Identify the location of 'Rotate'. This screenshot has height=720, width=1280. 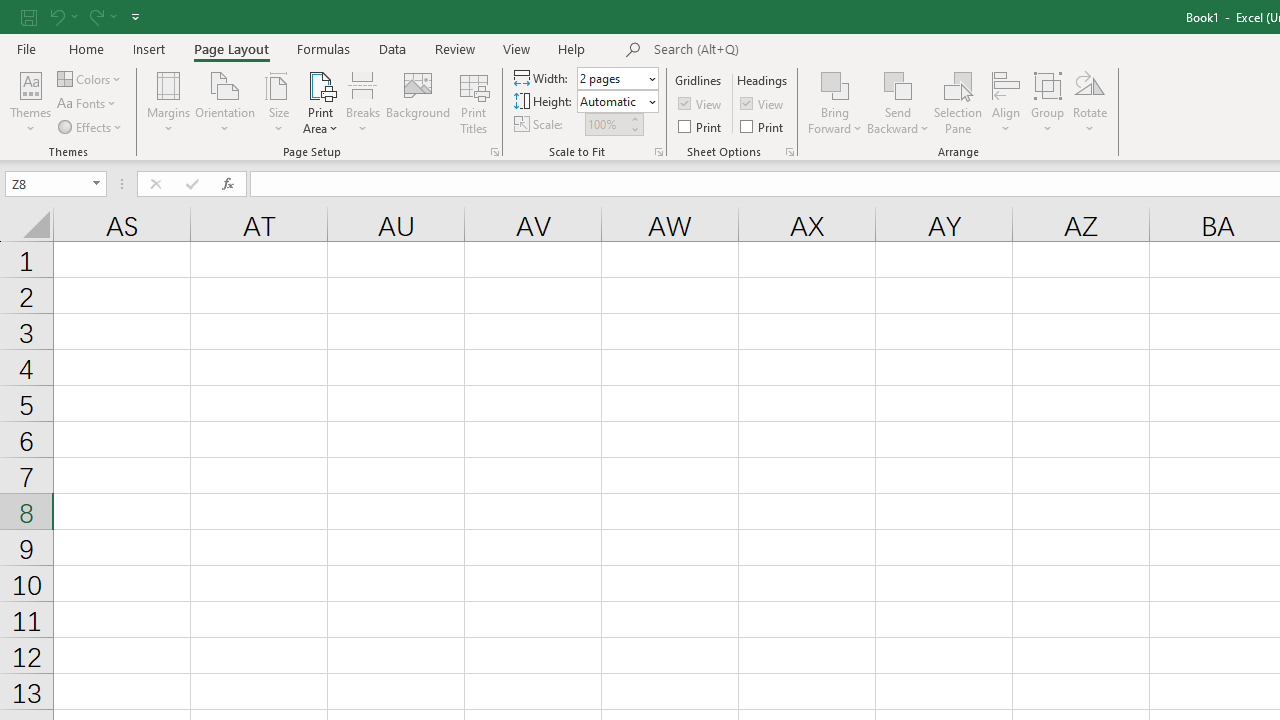
(1088, 103).